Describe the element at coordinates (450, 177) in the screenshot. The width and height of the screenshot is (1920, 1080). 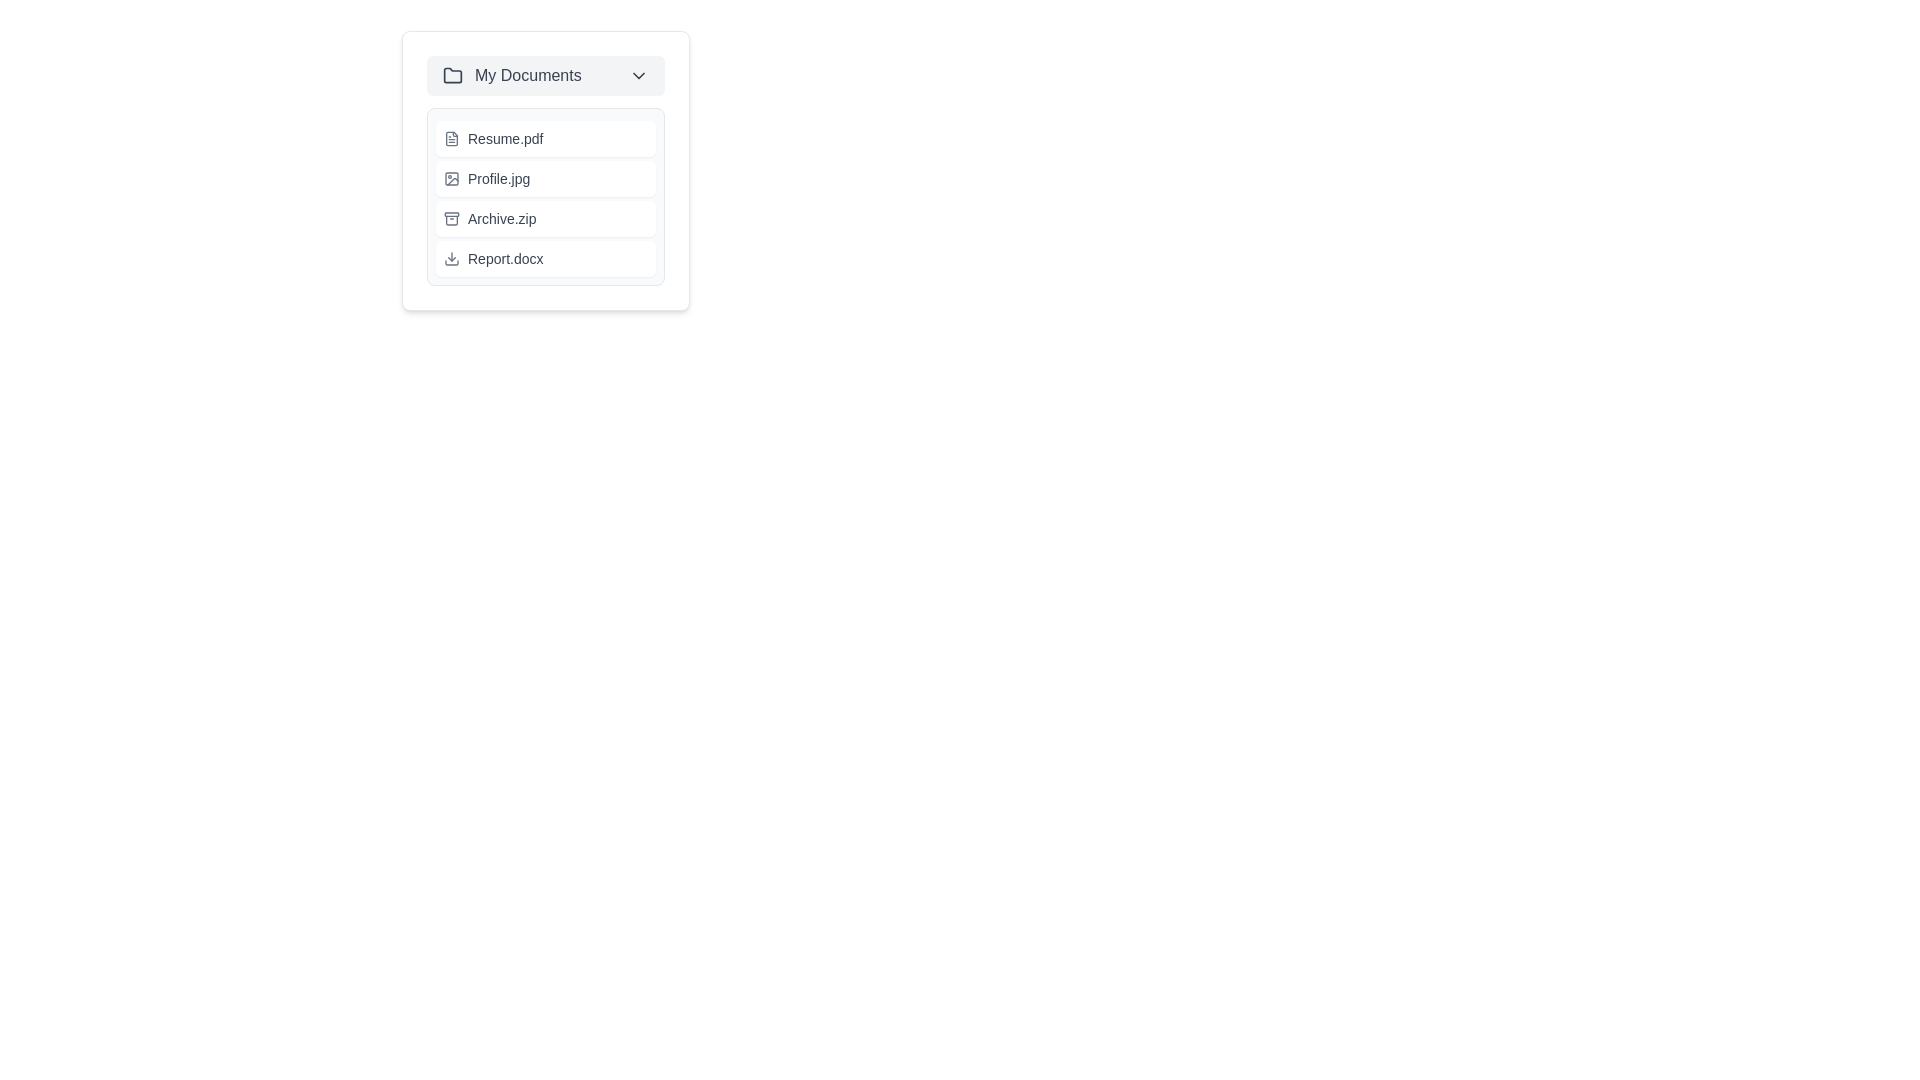
I see `the minimalistic gray icon resembling an image with a rectangular frame and a small circle inside, located to the immediate left of the text 'Profile.jpg'` at that location.